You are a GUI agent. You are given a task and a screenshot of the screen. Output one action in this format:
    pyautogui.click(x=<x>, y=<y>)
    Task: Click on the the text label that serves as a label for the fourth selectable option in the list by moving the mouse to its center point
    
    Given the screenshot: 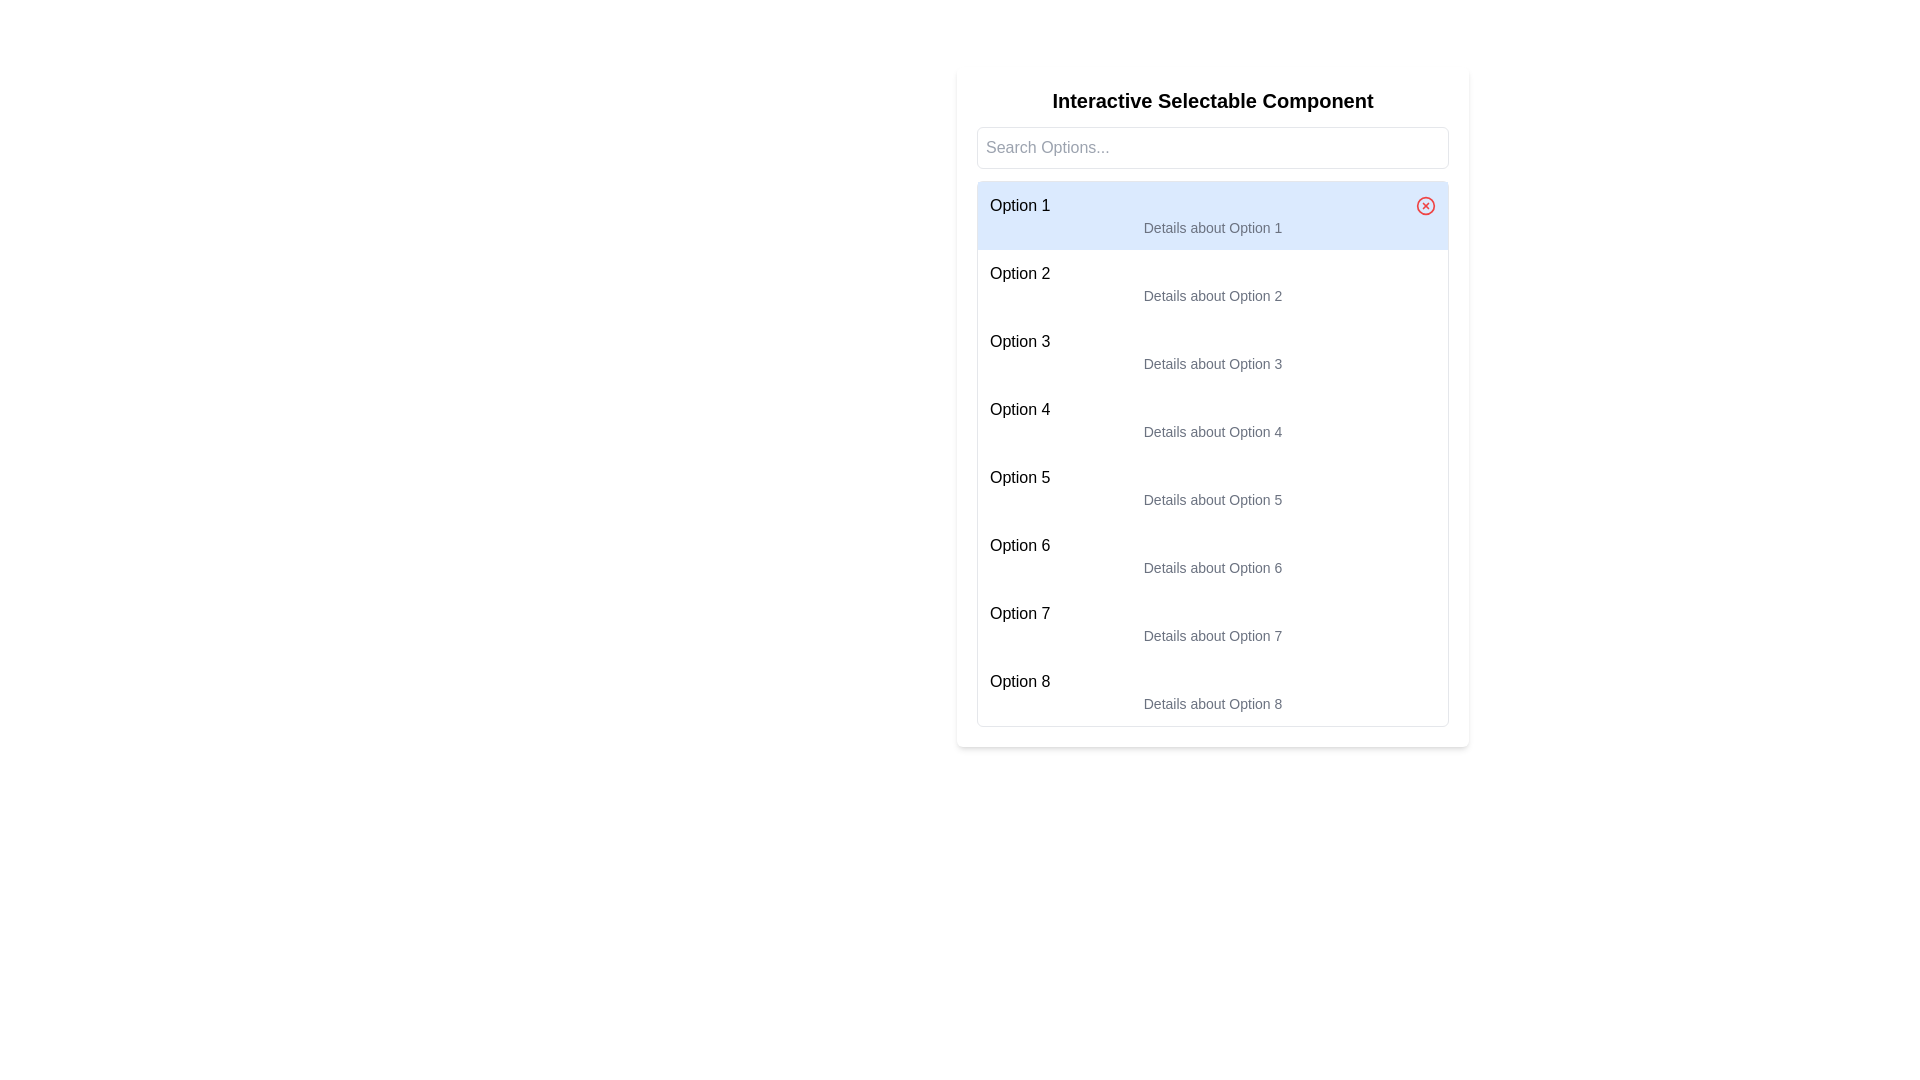 What is the action you would take?
    pyautogui.click(x=1020, y=408)
    